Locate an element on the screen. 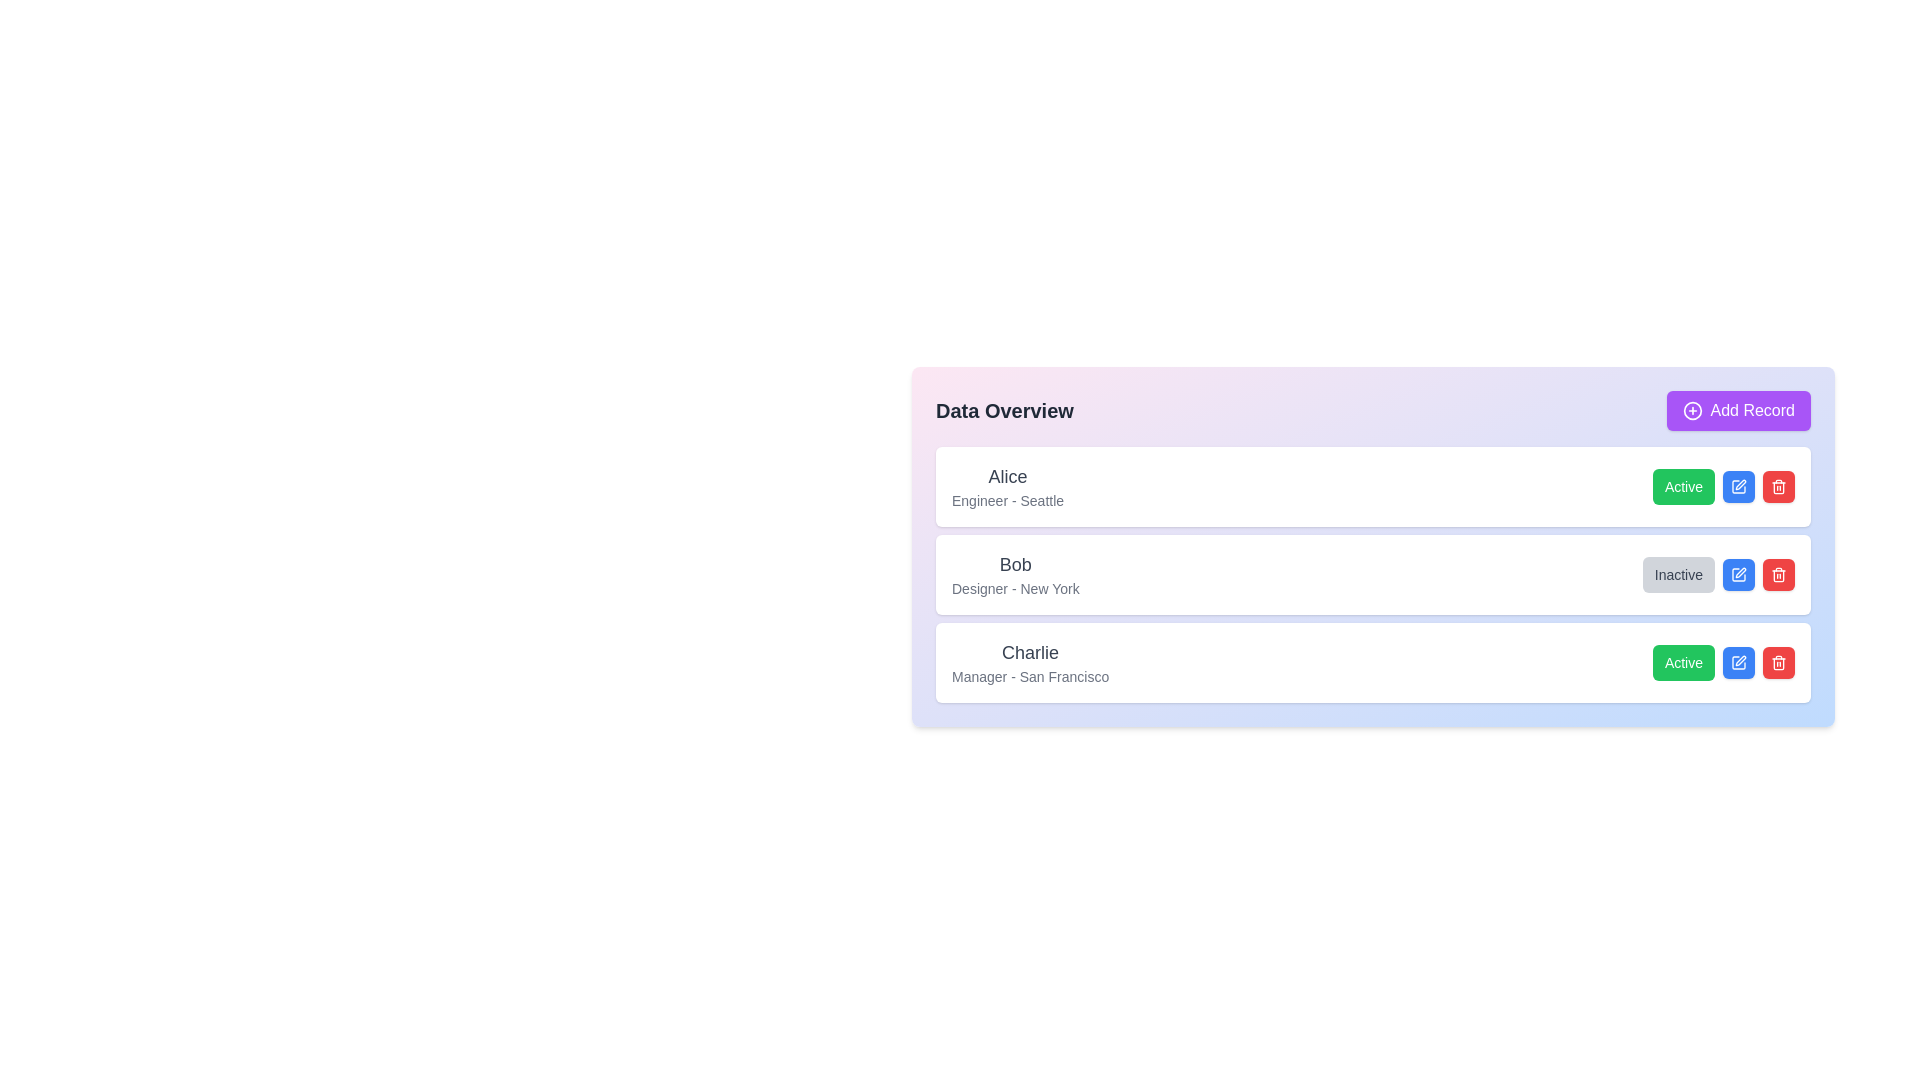 The height and width of the screenshot is (1080, 1920). the edit button with a pen icon located between the green 'Active' button and the red 'Delete' button to initiate editing the user's information is located at coordinates (1737, 486).